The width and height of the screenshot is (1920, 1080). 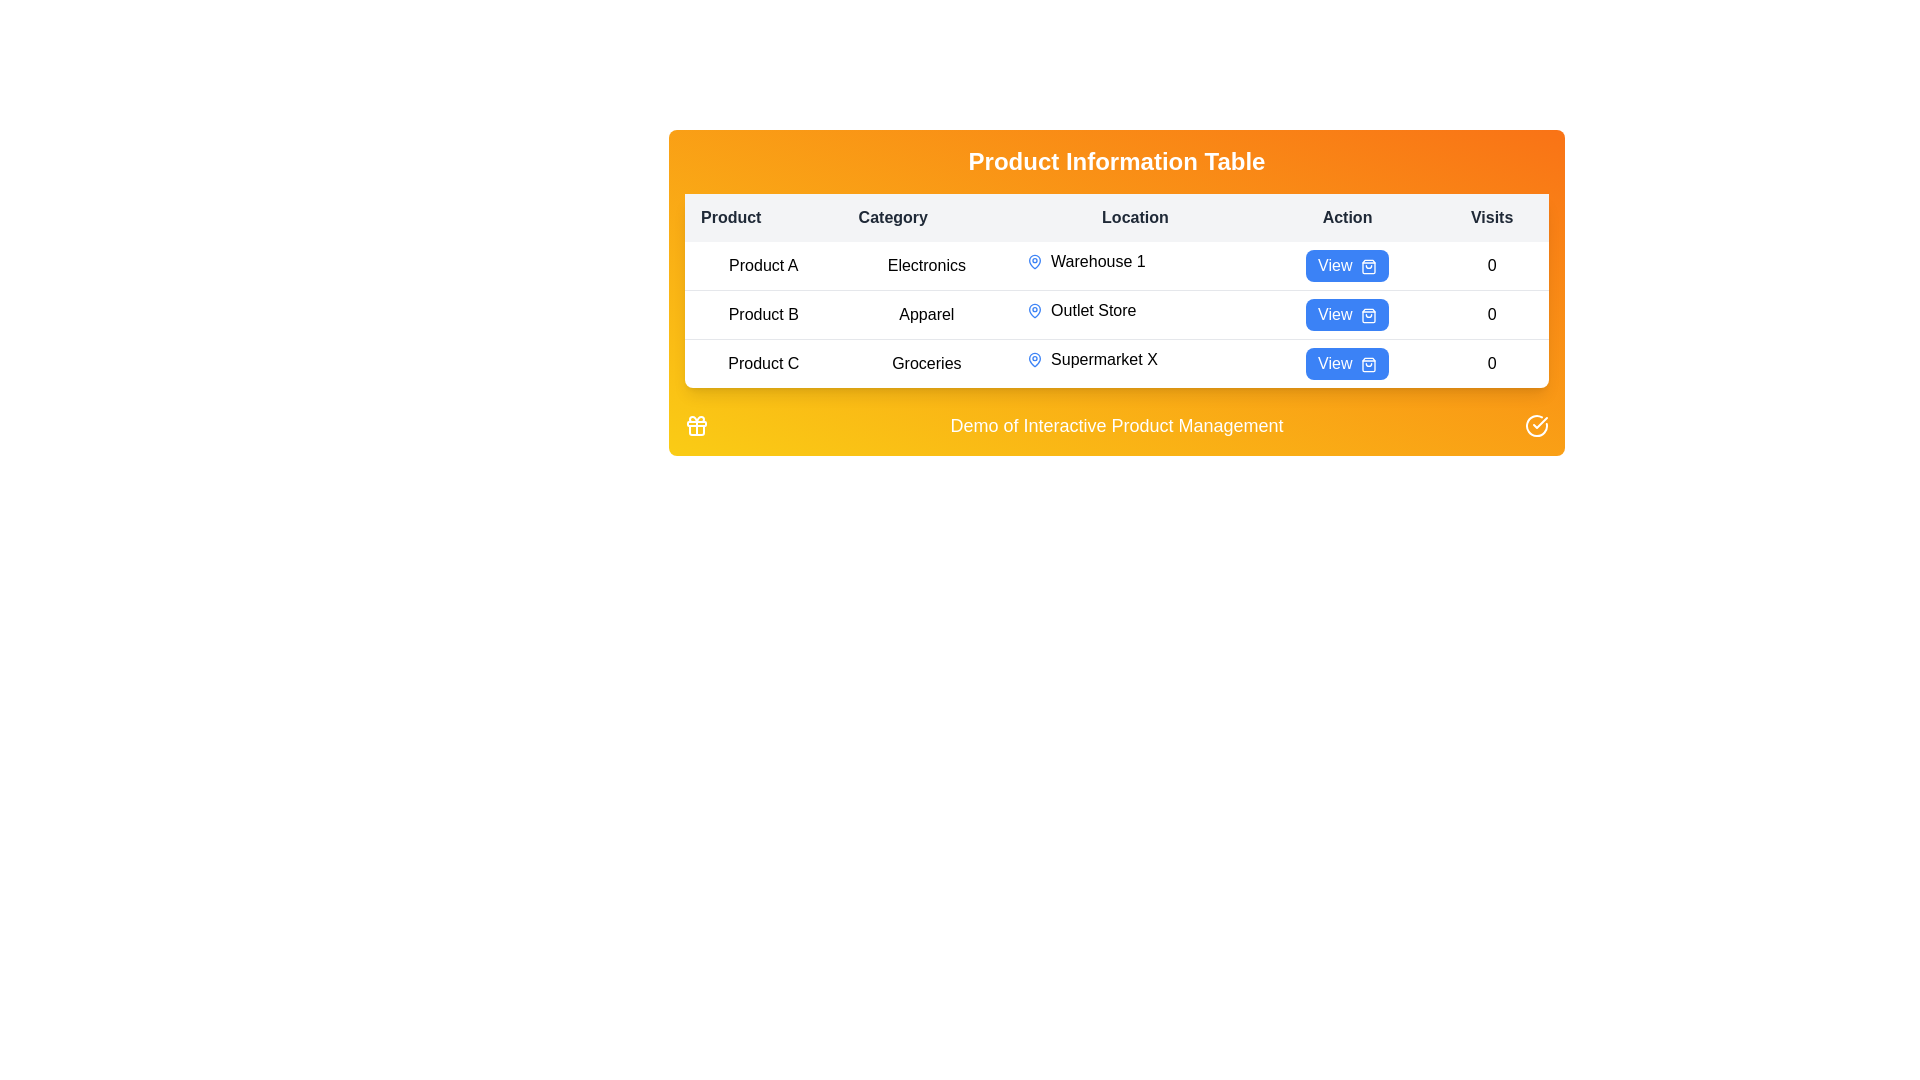 What do you see at coordinates (1367, 315) in the screenshot?
I see `the appearance of the small outlined shopping bag icon located at the right end of the 'View' button in the product information section's Action column` at bounding box center [1367, 315].